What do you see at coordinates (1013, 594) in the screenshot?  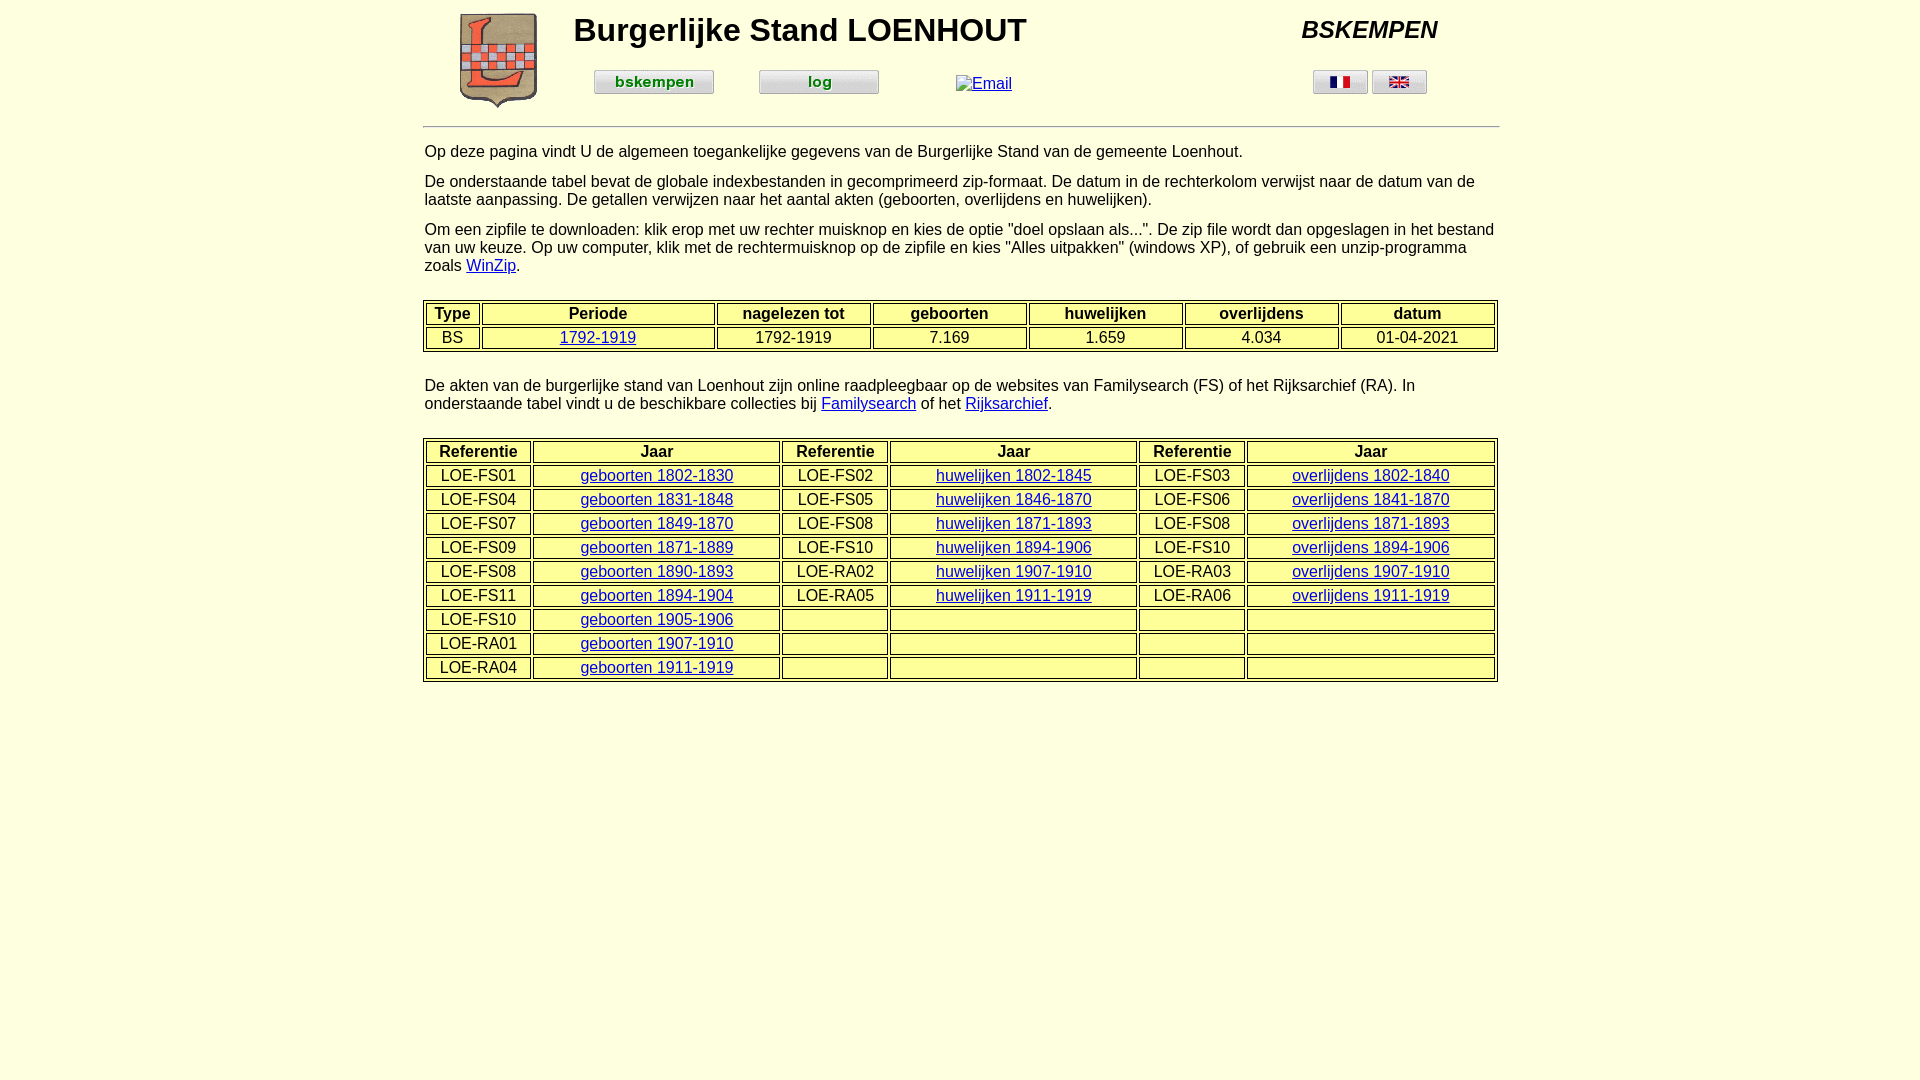 I see `'huwelijken 1911-1919'` at bounding box center [1013, 594].